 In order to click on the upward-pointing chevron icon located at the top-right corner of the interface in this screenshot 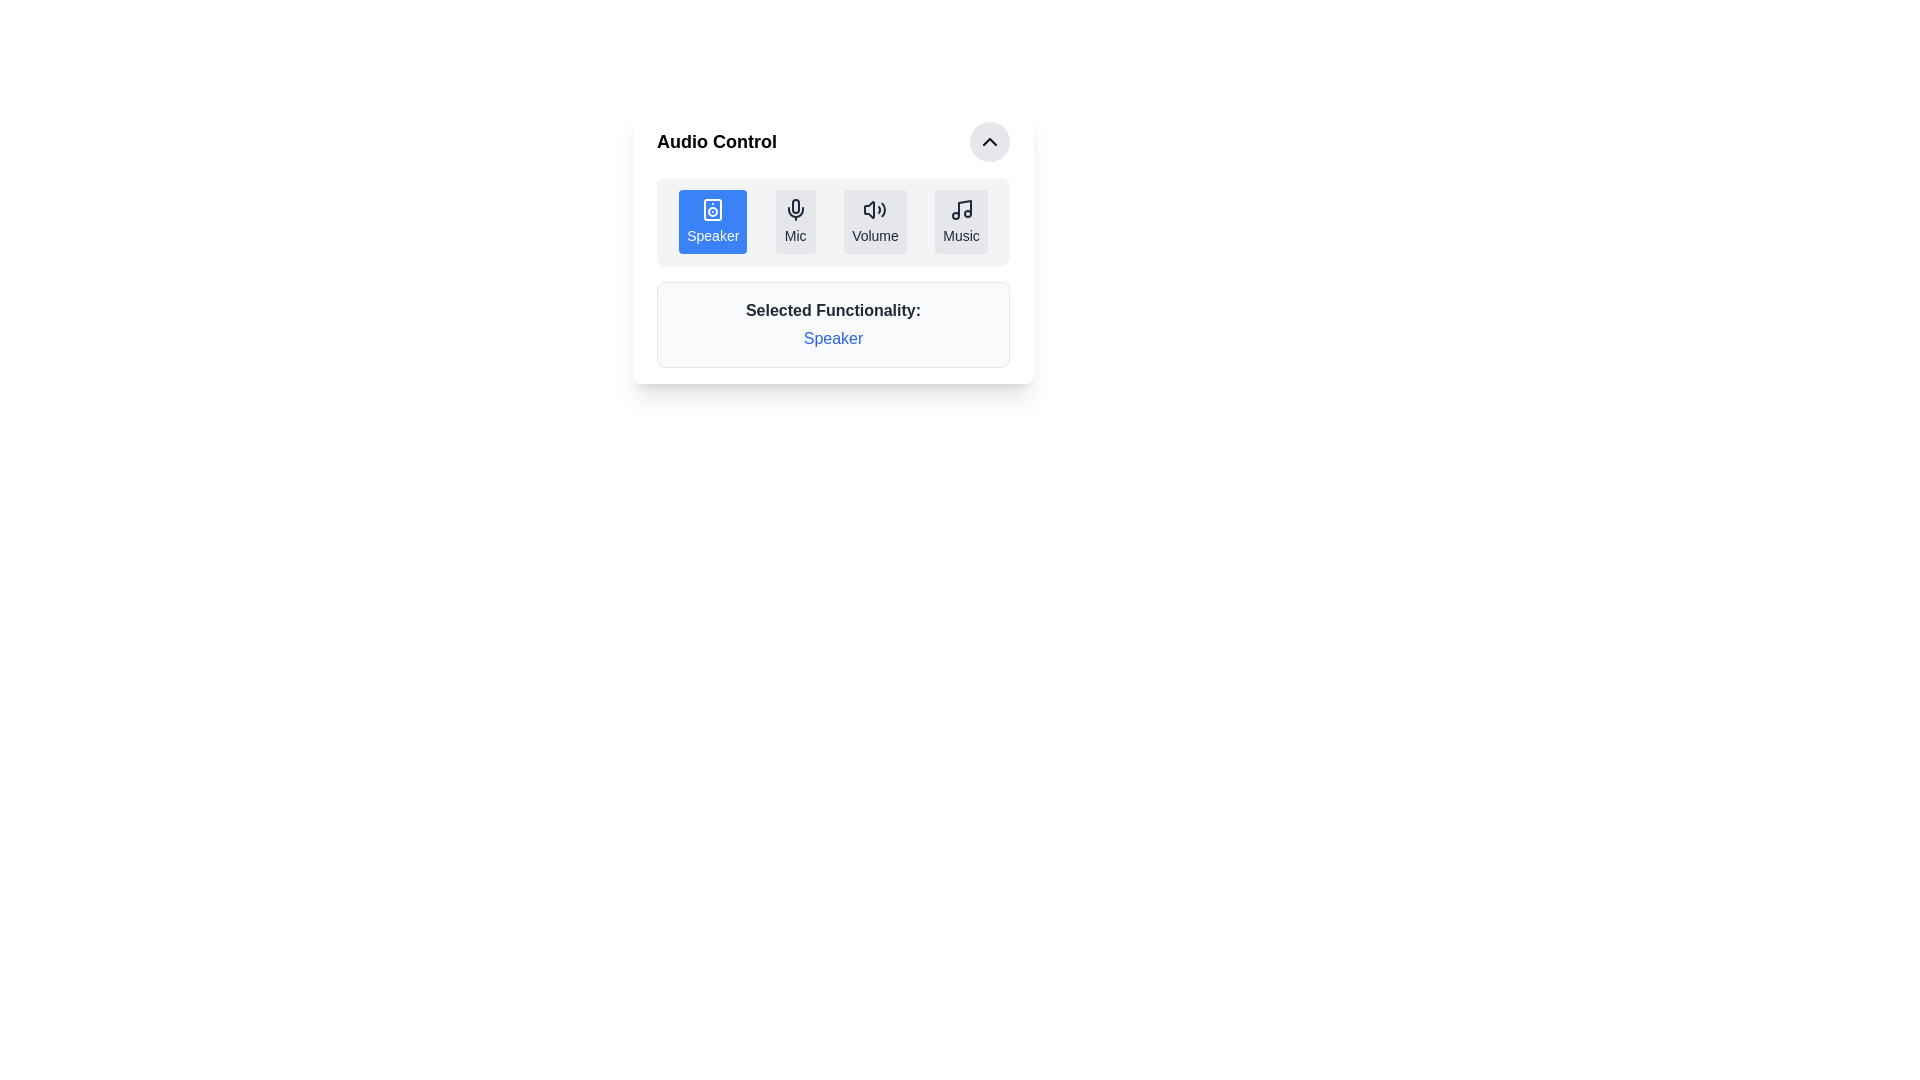, I will do `click(989, 141)`.